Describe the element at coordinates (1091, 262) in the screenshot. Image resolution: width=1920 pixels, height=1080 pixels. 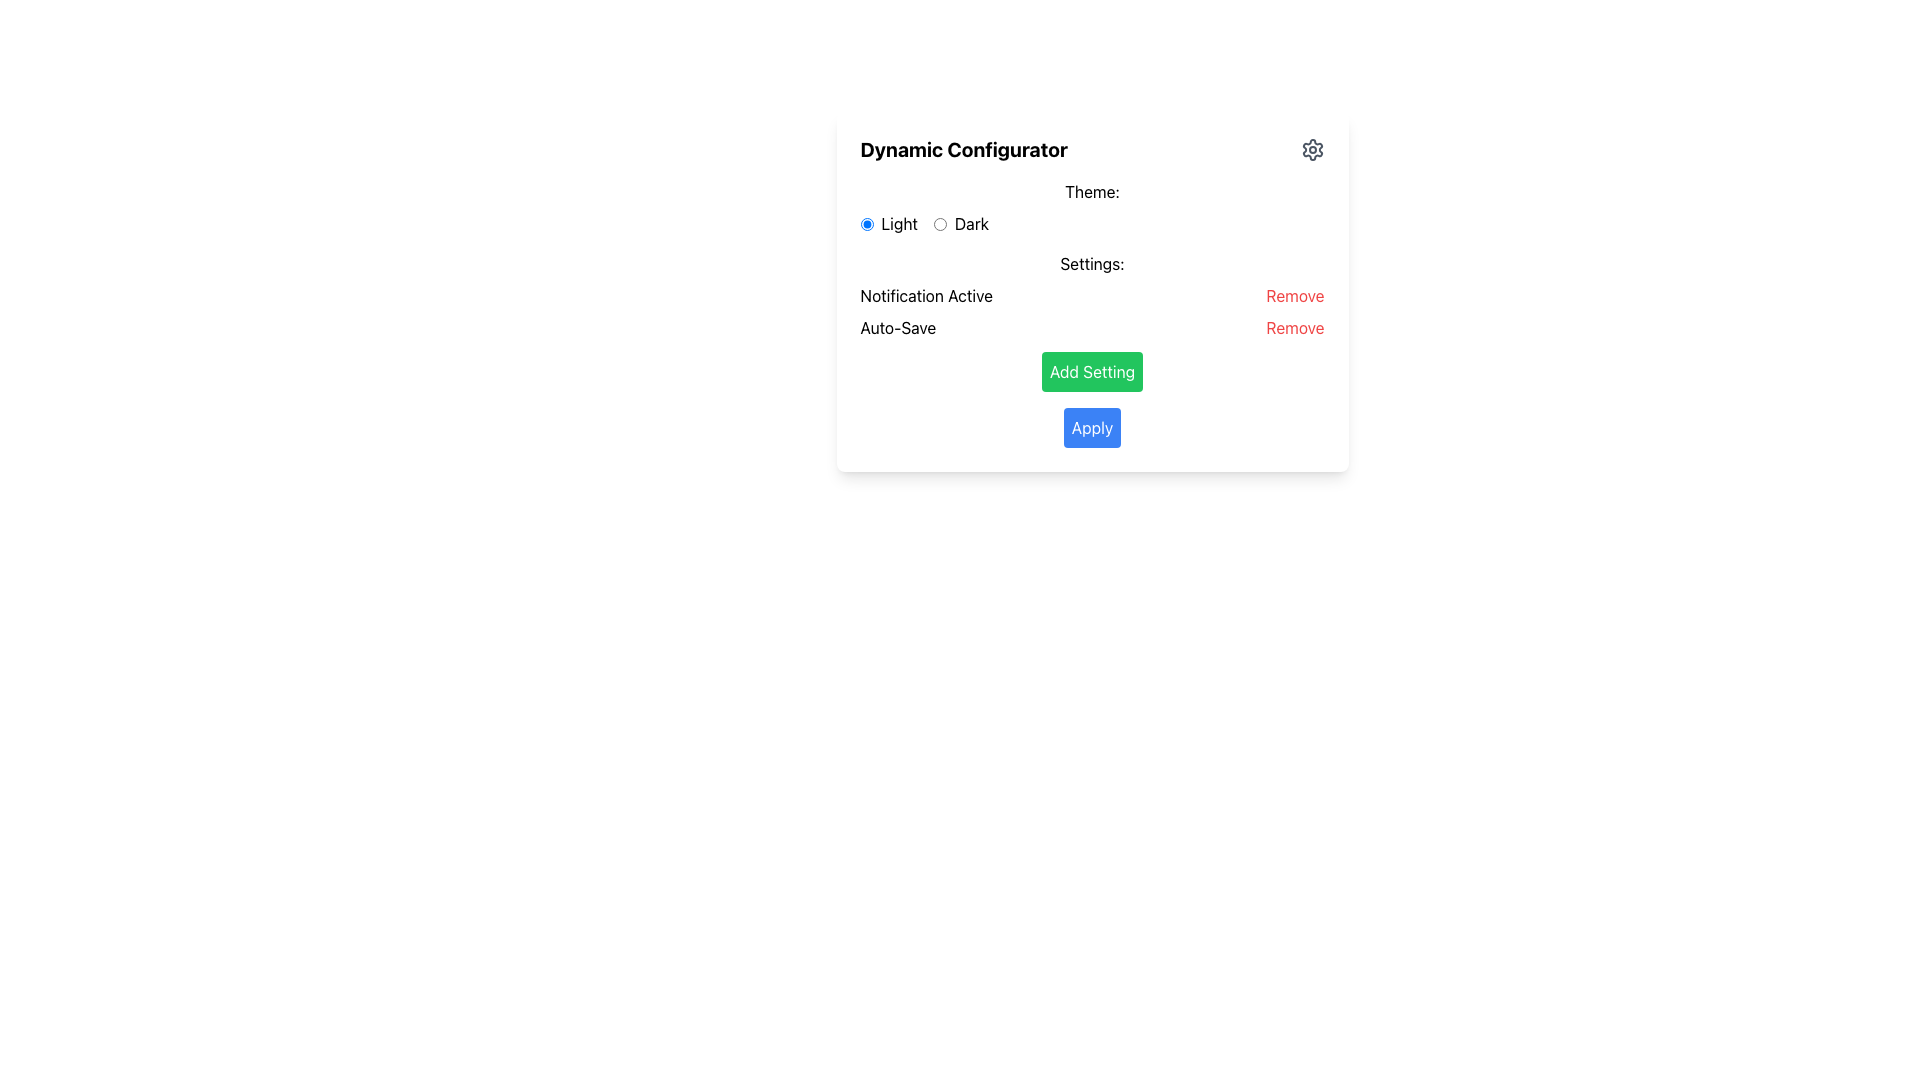
I see `the 'Settings:' static text label, which is styled in bold and positioned centrally above the setting items in the application interface` at that location.